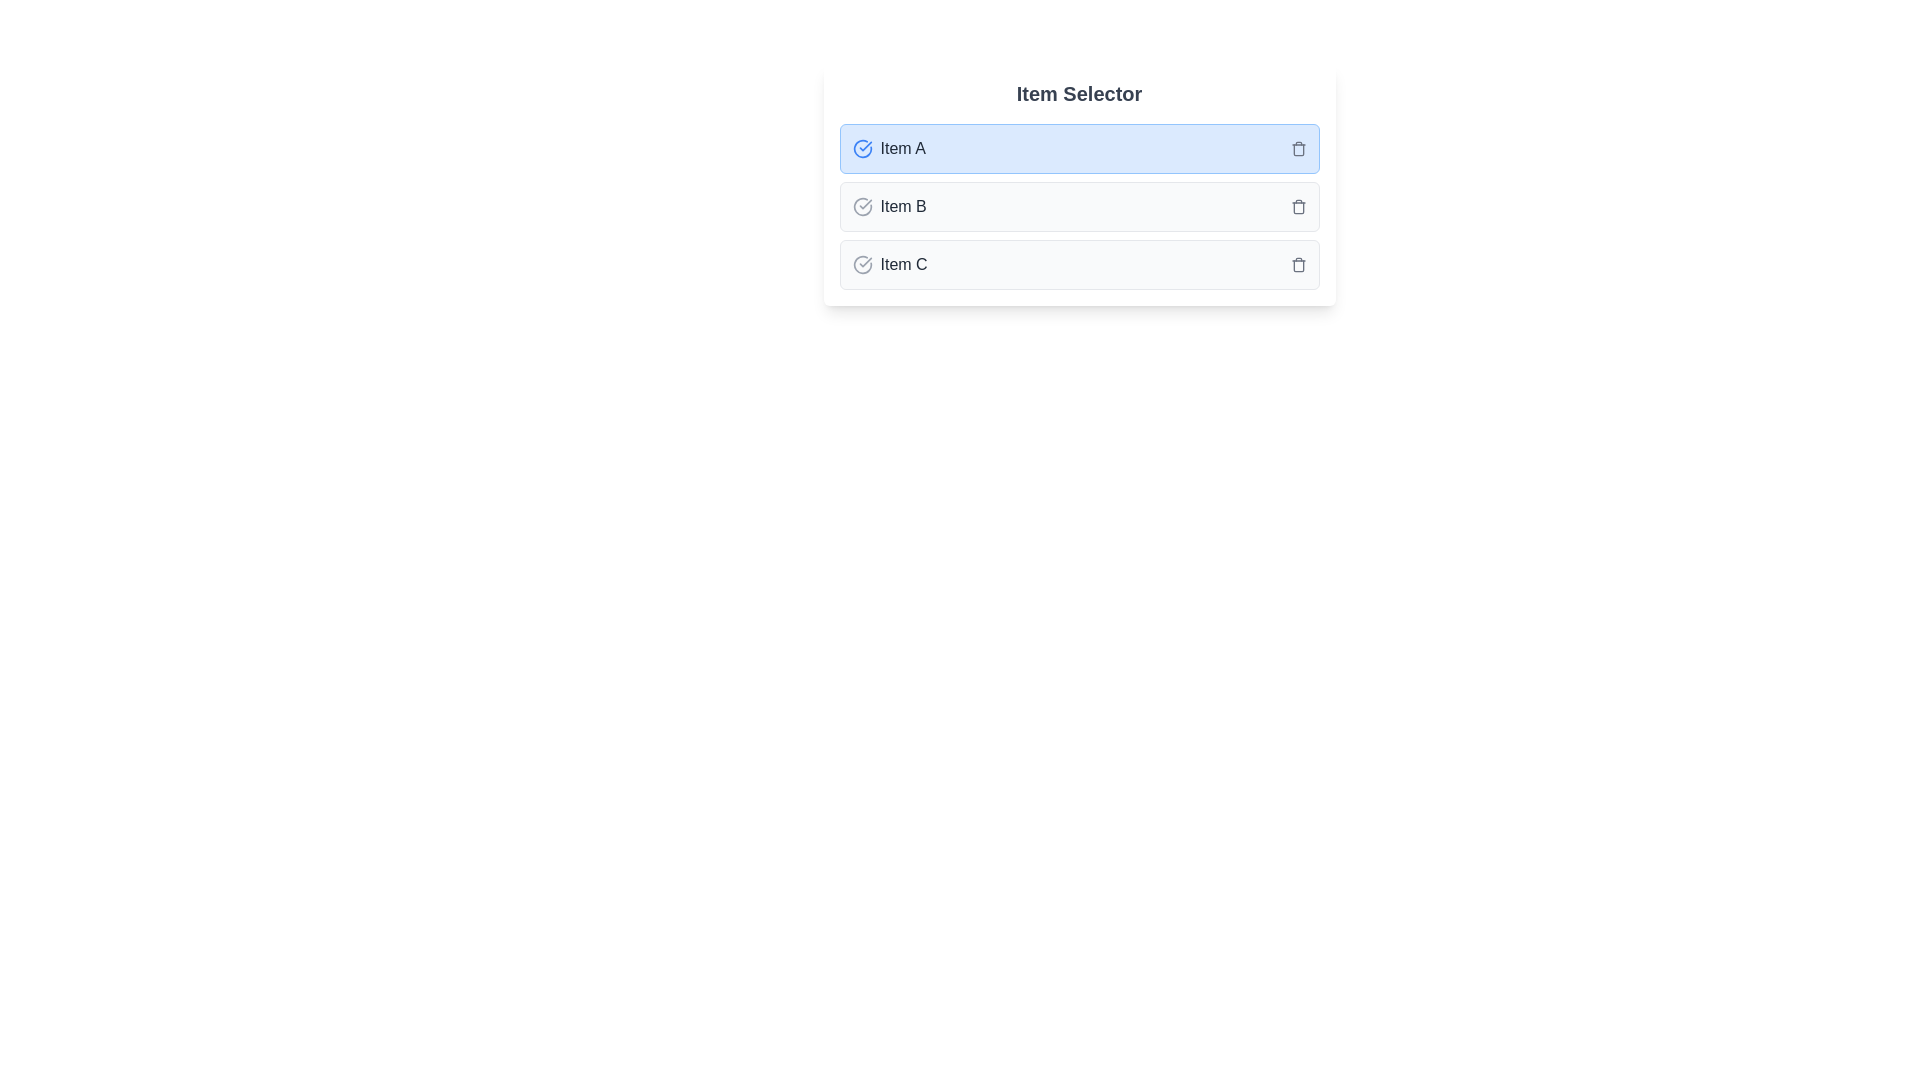 The width and height of the screenshot is (1920, 1080). What do you see at coordinates (1078, 207) in the screenshot?
I see `the second item in the selectable list` at bounding box center [1078, 207].